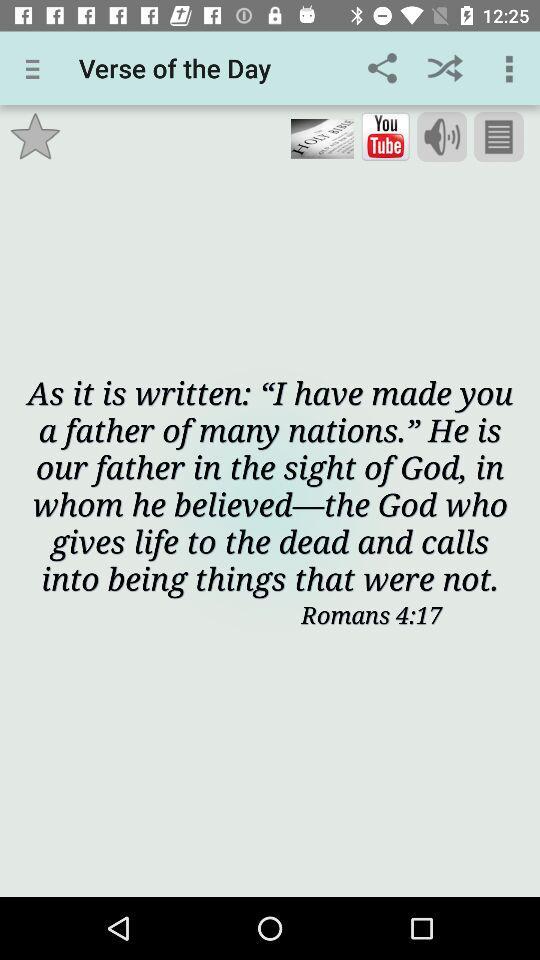 This screenshot has height=960, width=540. Describe the element at coordinates (382, 68) in the screenshot. I see `the item to the right of the verse of the app` at that location.